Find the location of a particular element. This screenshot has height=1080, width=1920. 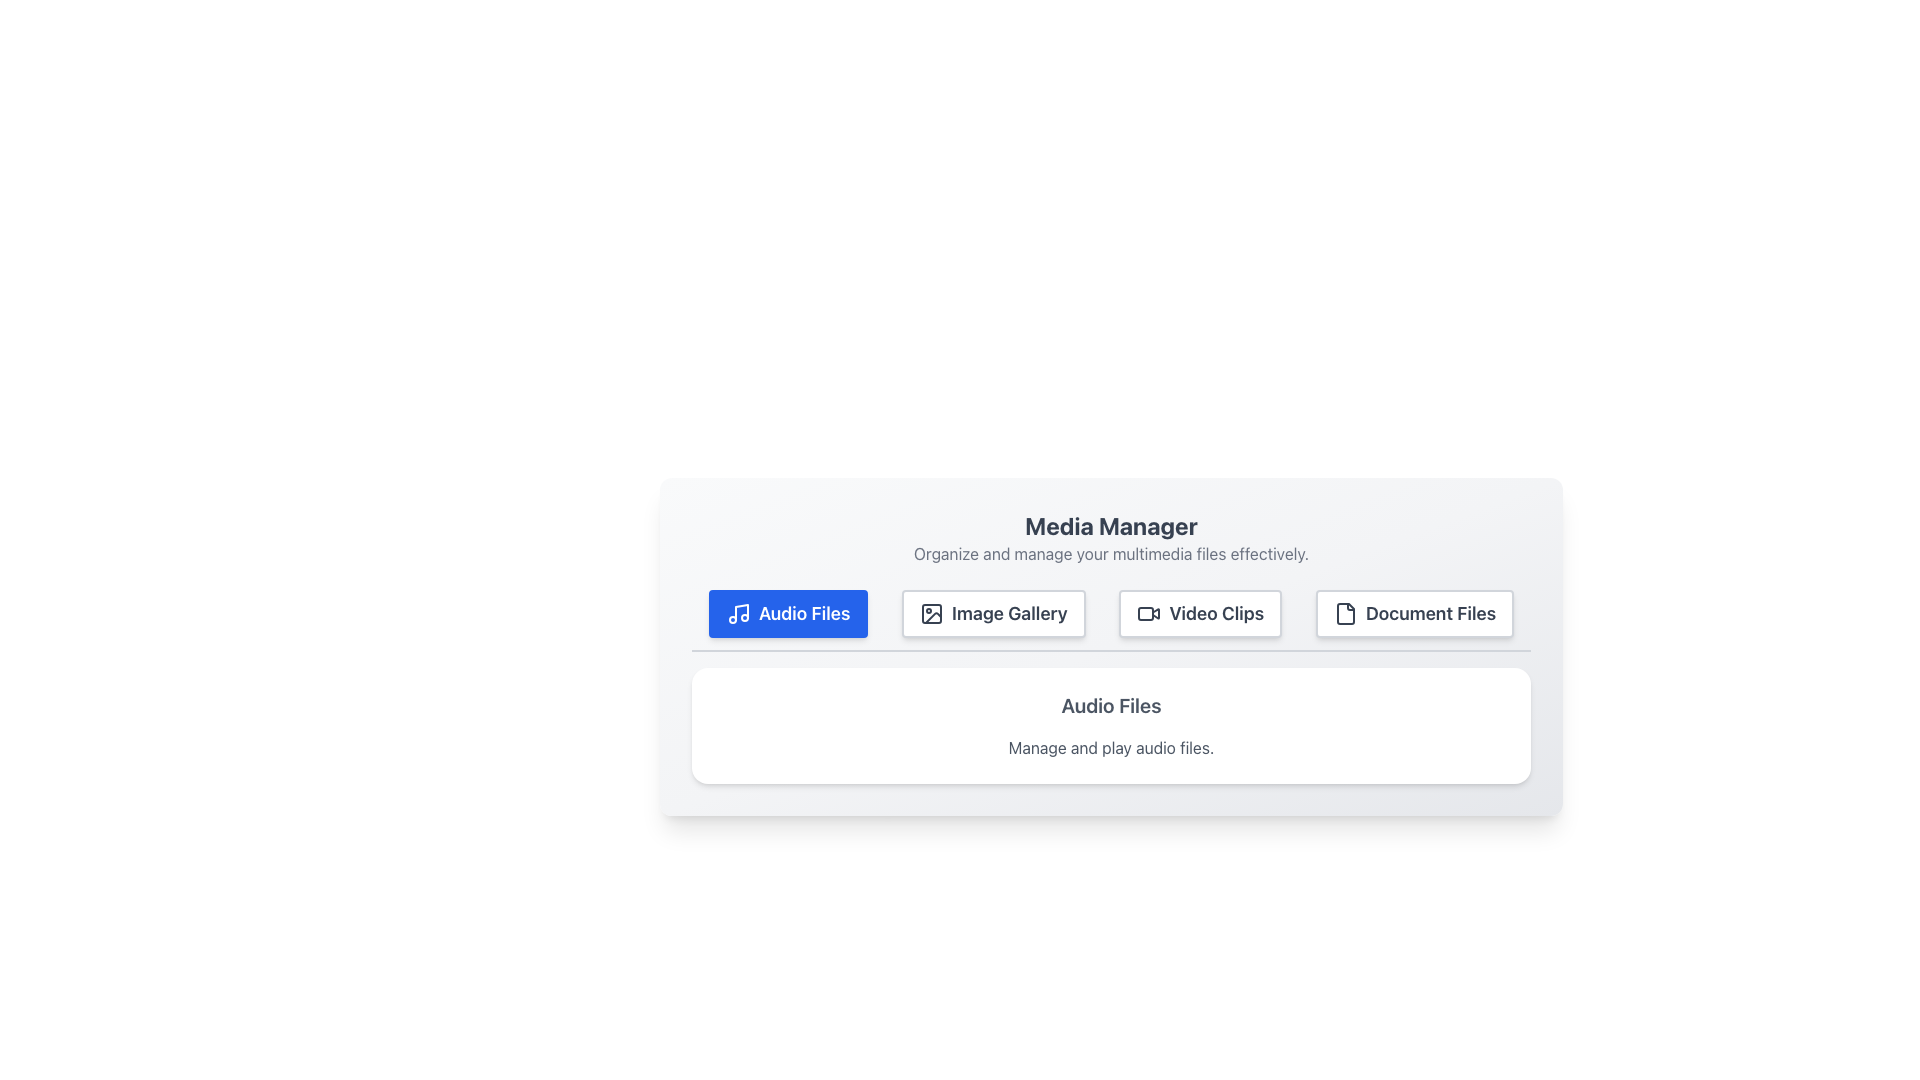

the heading text 'Media Manager' is located at coordinates (1110, 536).